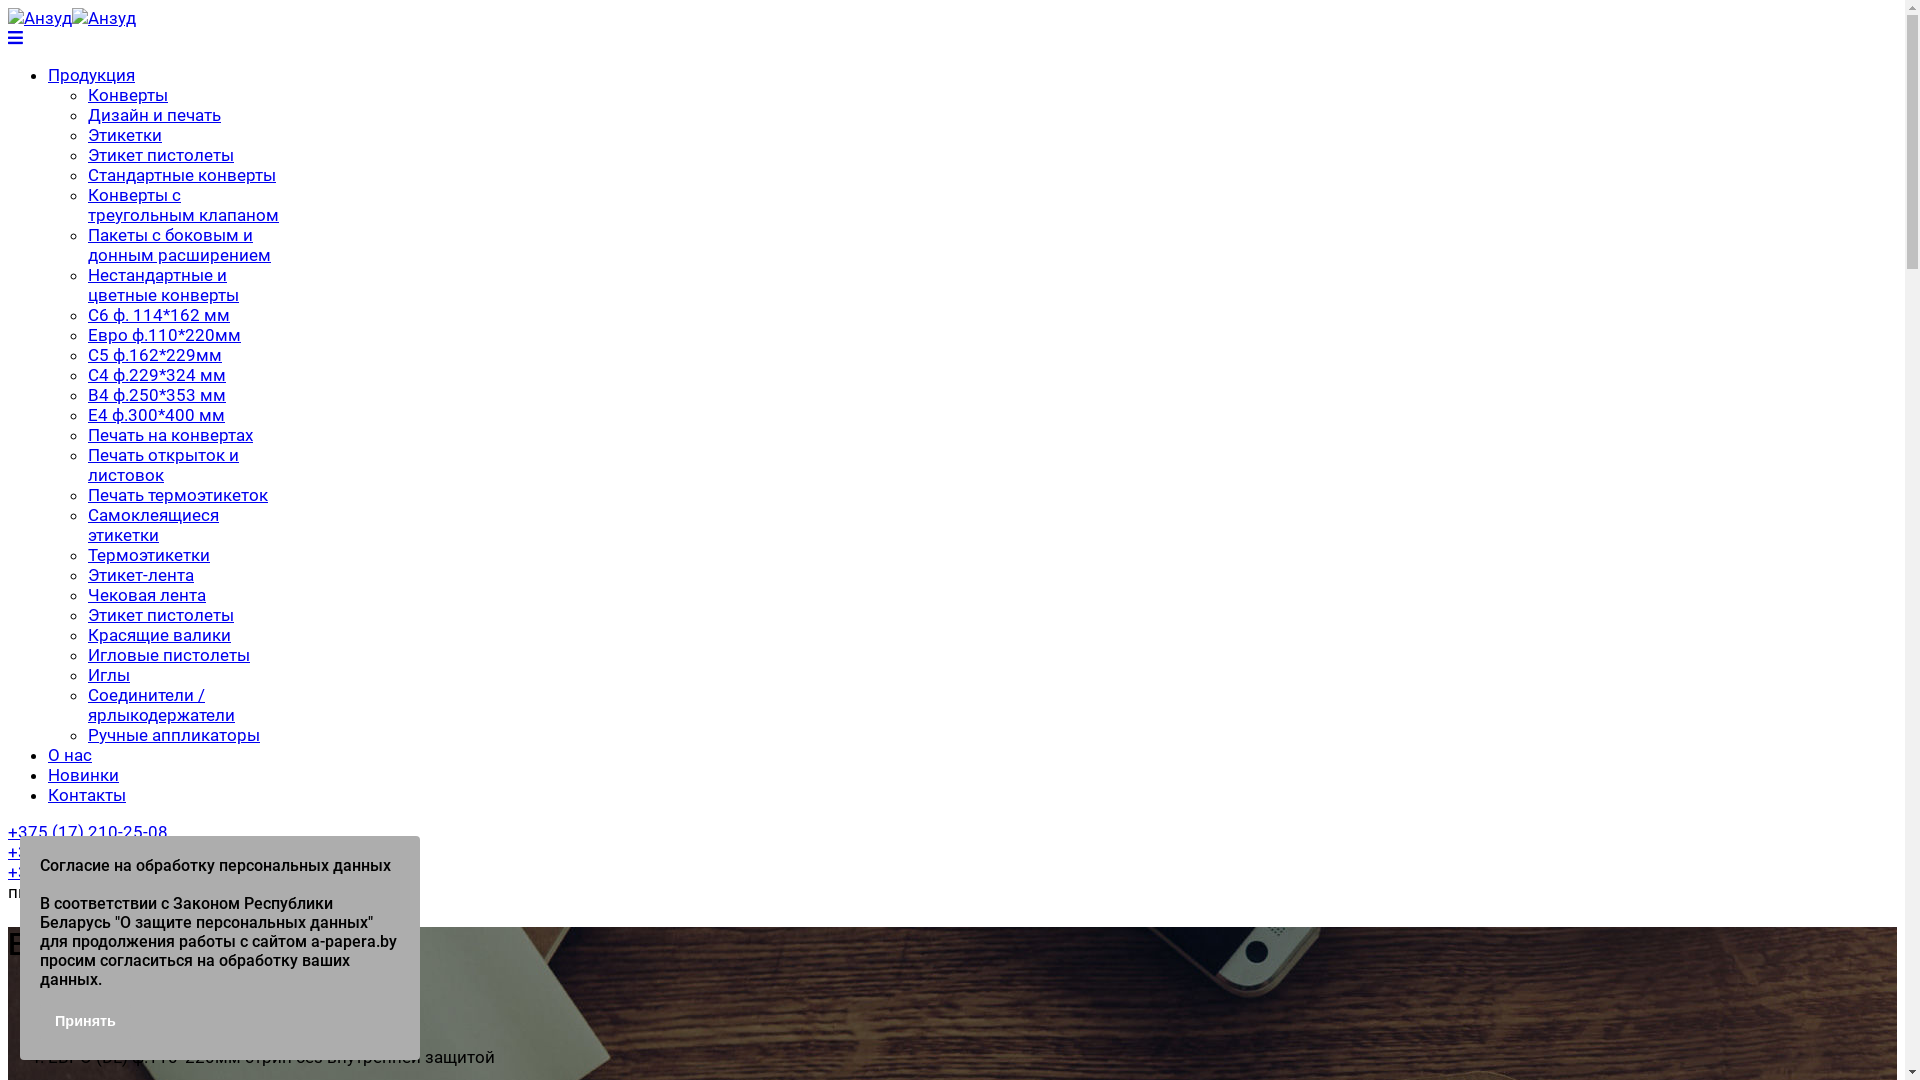 This screenshot has height=1080, width=1920. What do you see at coordinates (86, 870) in the screenshot?
I see `'+375 (29) 375-55-09'` at bounding box center [86, 870].